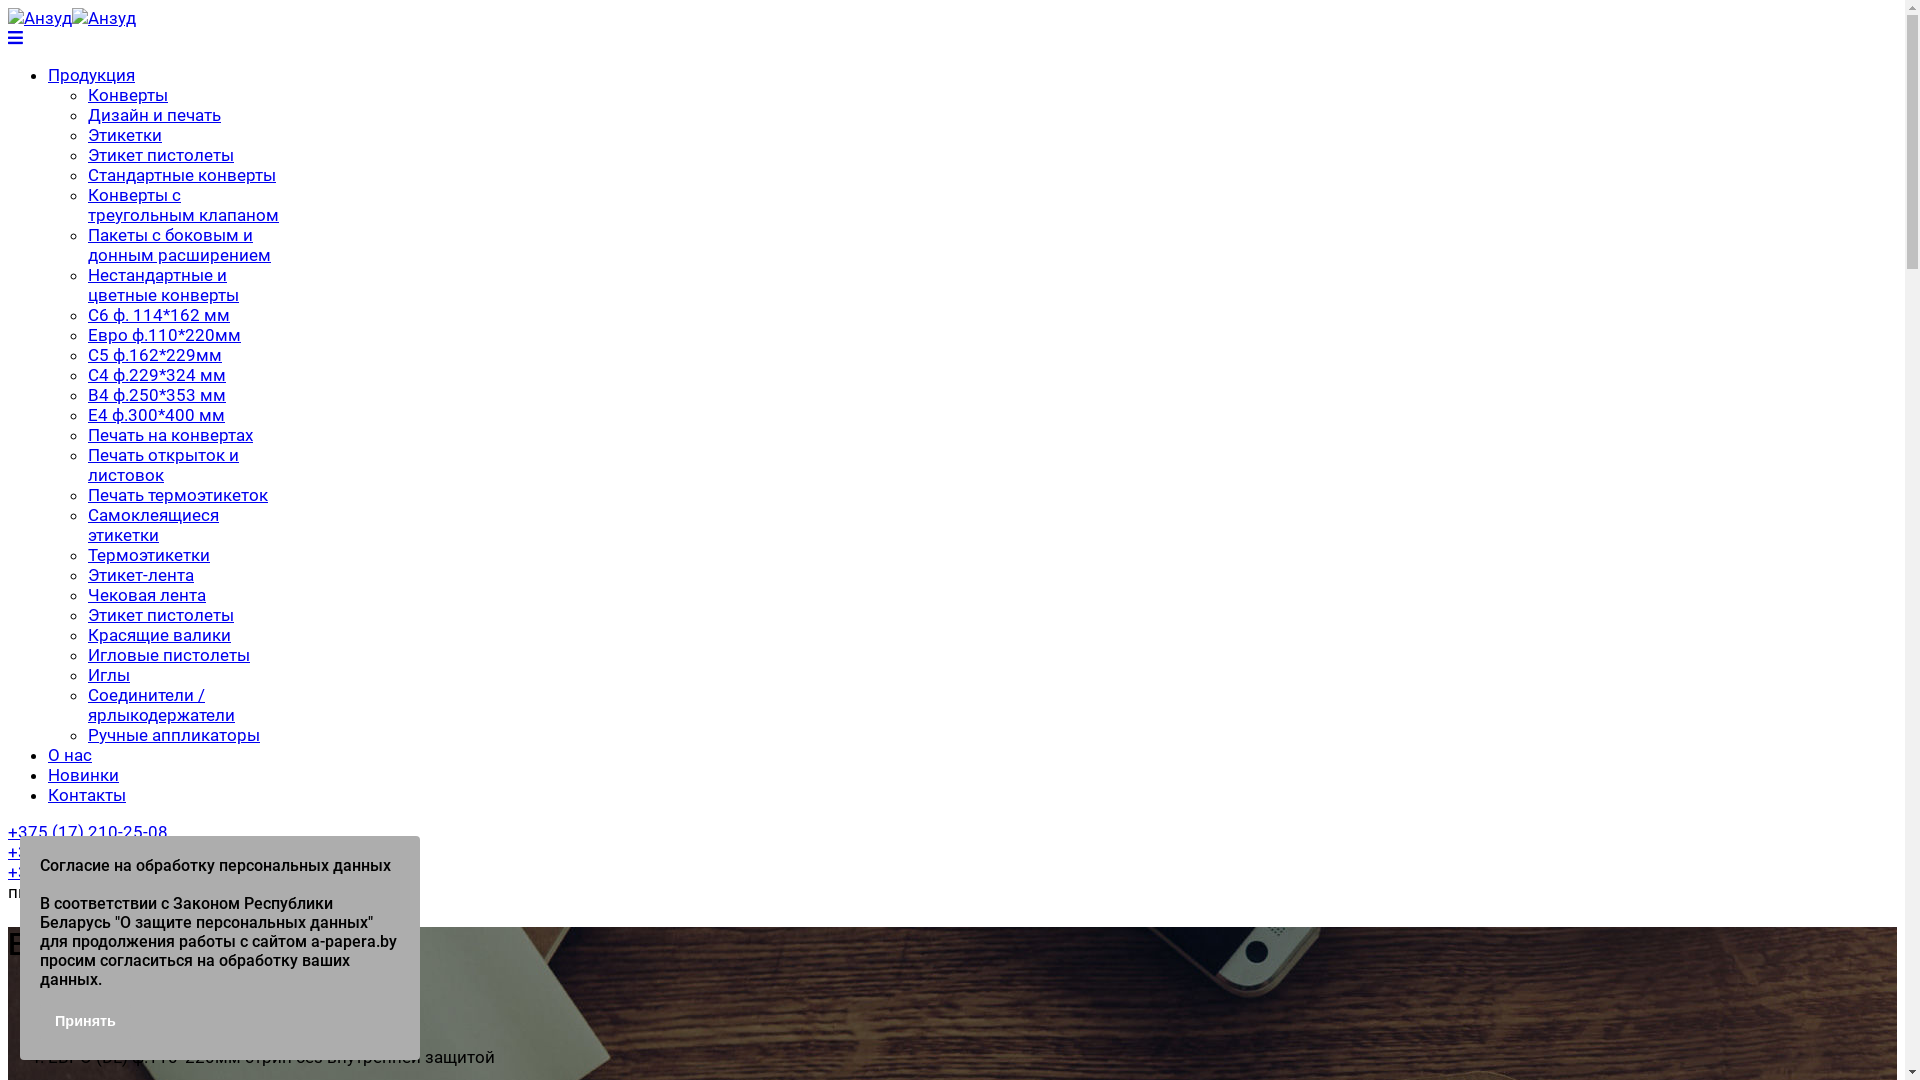 This screenshot has height=1080, width=1920. What do you see at coordinates (86, 870) in the screenshot?
I see `'+375 (29) 375-55-09'` at bounding box center [86, 870].